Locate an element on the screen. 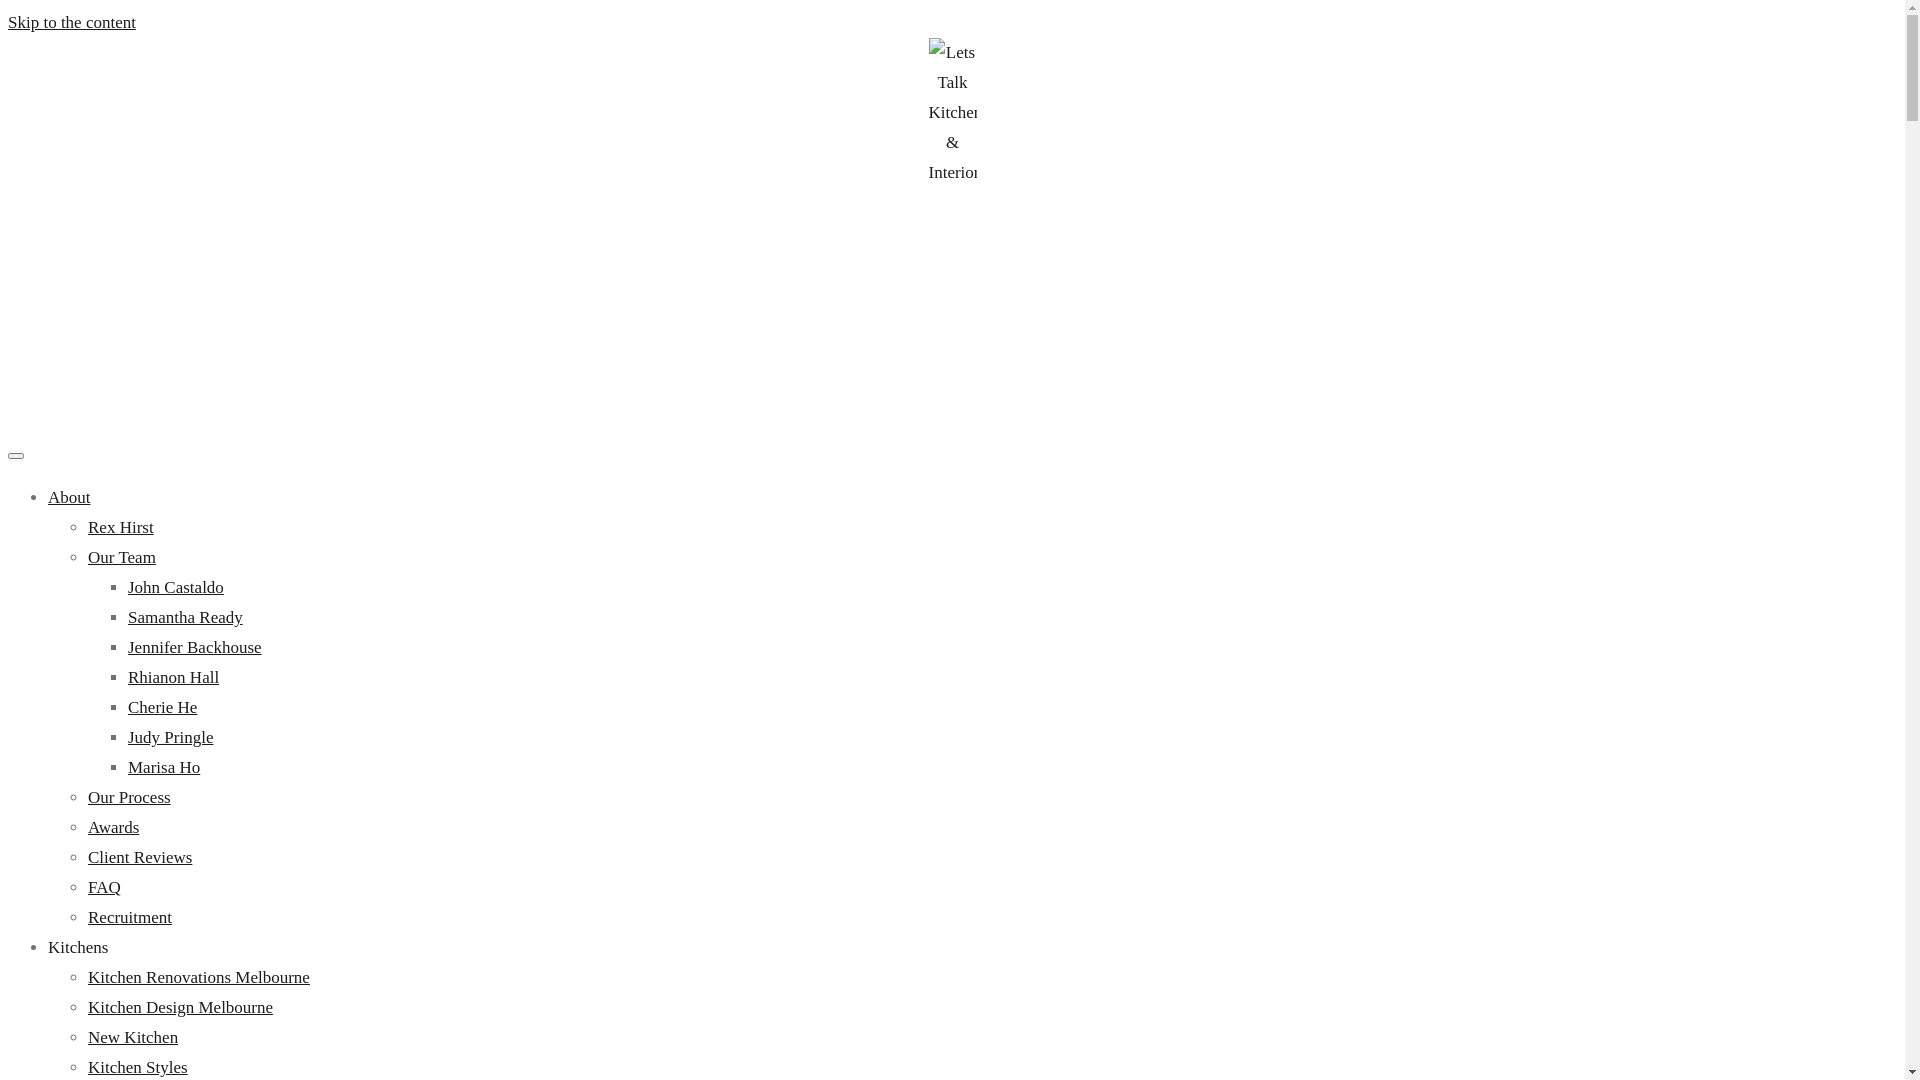 This screenshot has width=1920, height=1080. 'Kitchen Styles' is located at coordinates (137, 1066).